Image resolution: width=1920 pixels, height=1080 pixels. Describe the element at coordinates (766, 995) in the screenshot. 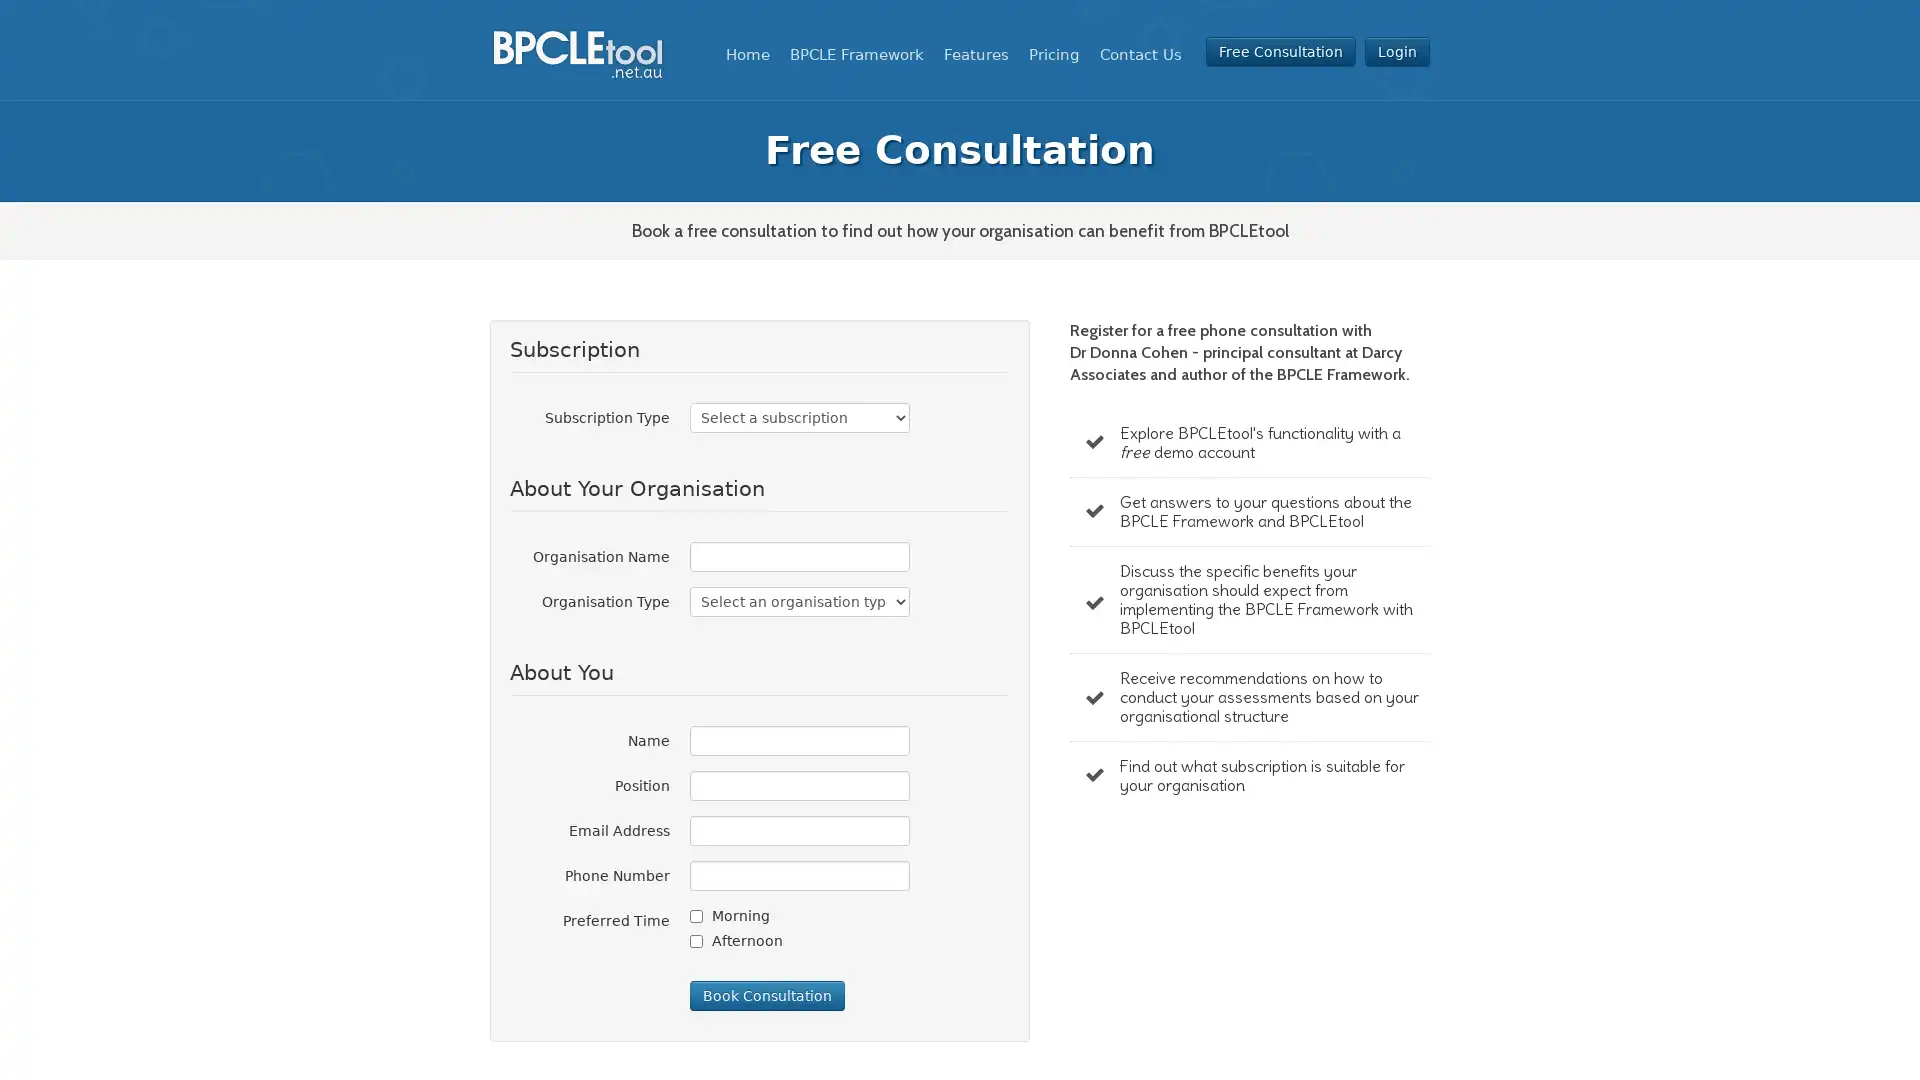

I see `Book Consultation` at that location.